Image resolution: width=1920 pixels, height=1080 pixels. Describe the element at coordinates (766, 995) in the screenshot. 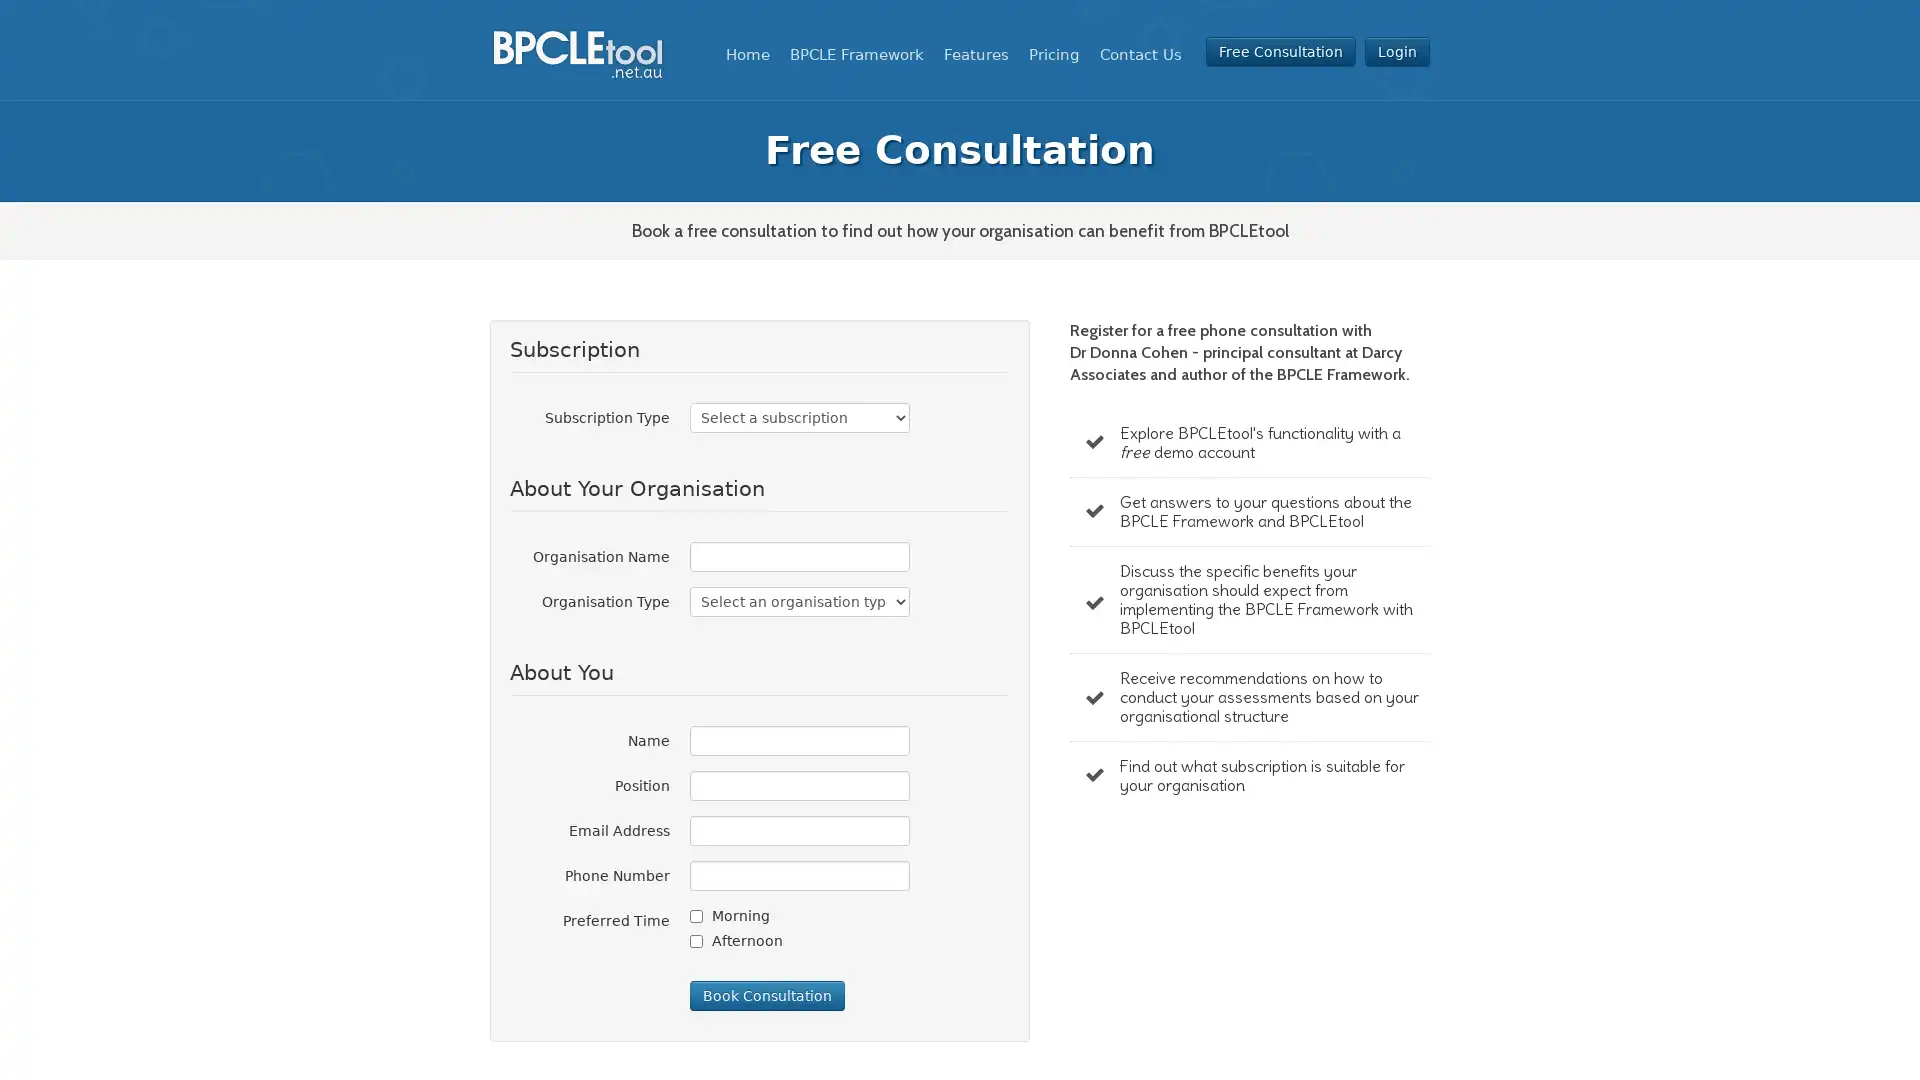

I see `Book Consultation` at that location.